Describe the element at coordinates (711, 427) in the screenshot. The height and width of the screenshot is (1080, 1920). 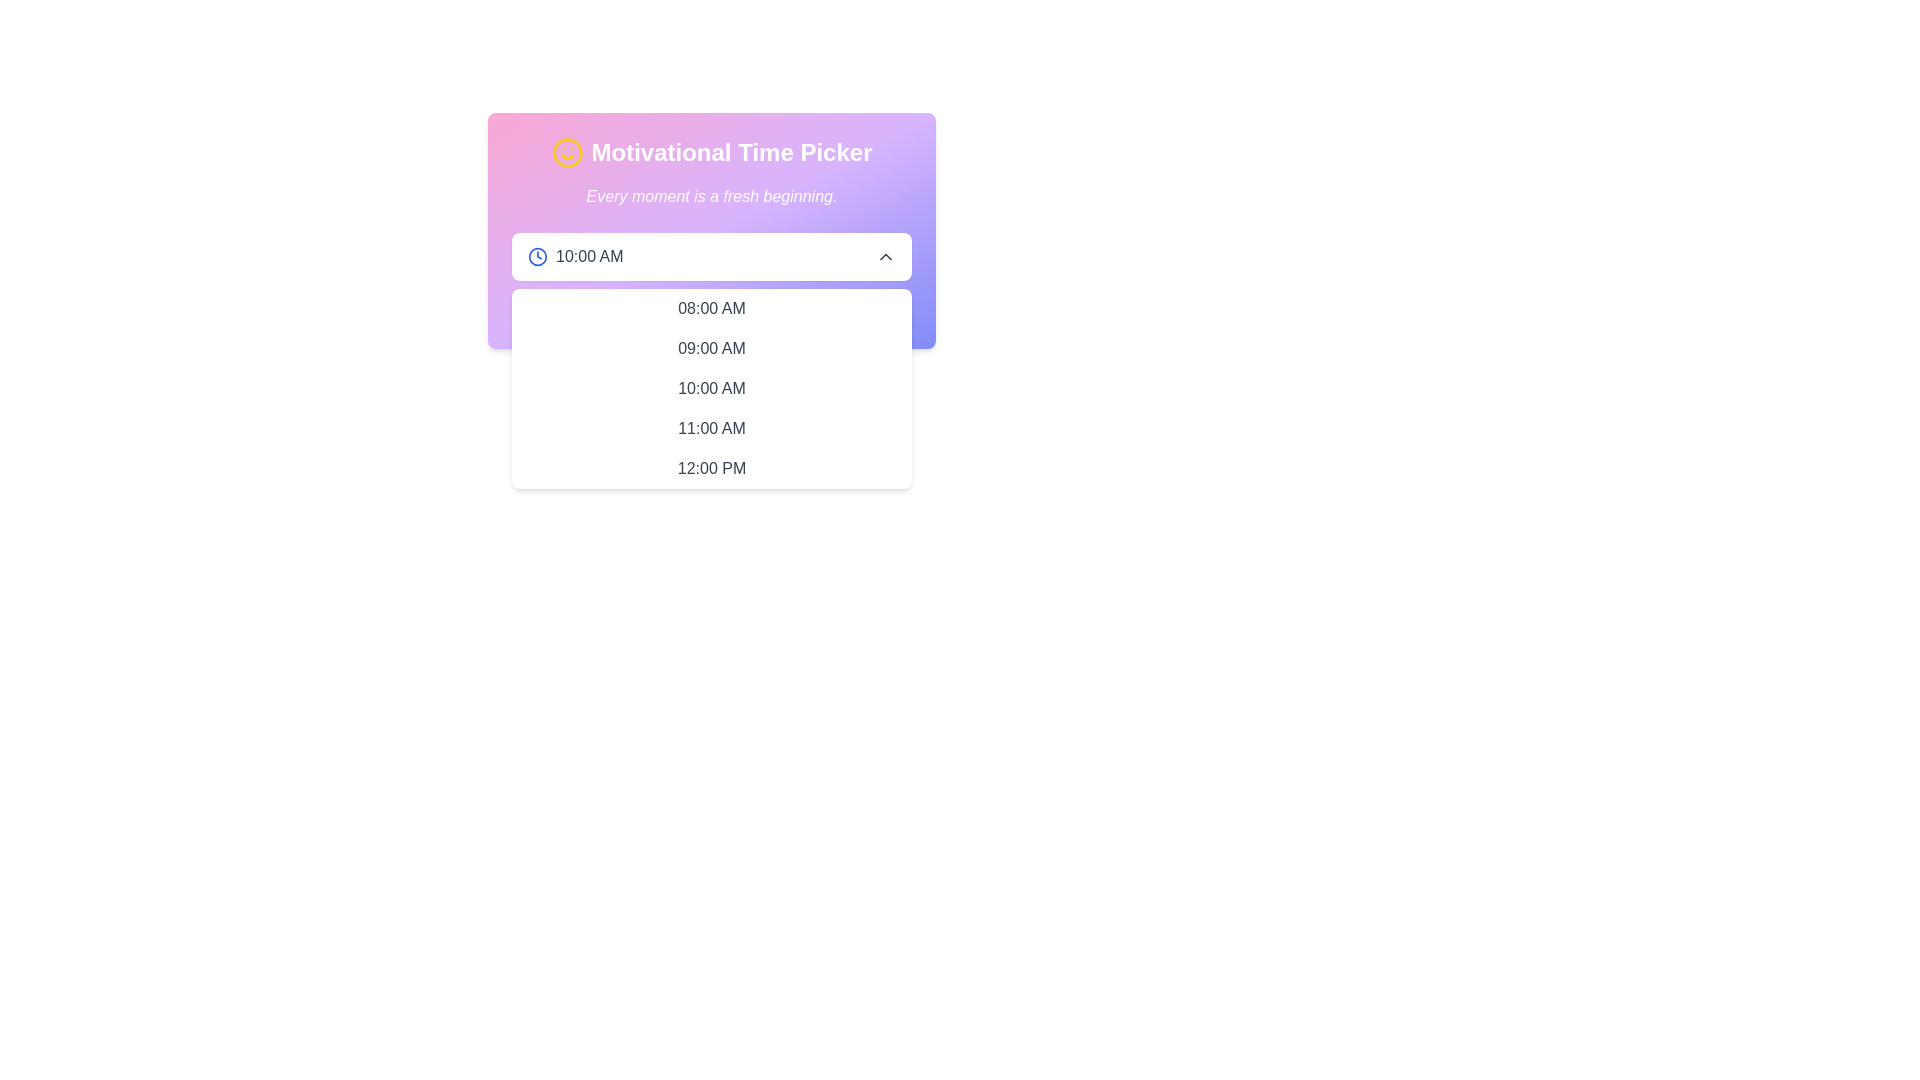
I see `the fourth selectable time slot in the dropdown menu, which is located directly below '10:00 AM' and above '12:00 PM'` at that location.